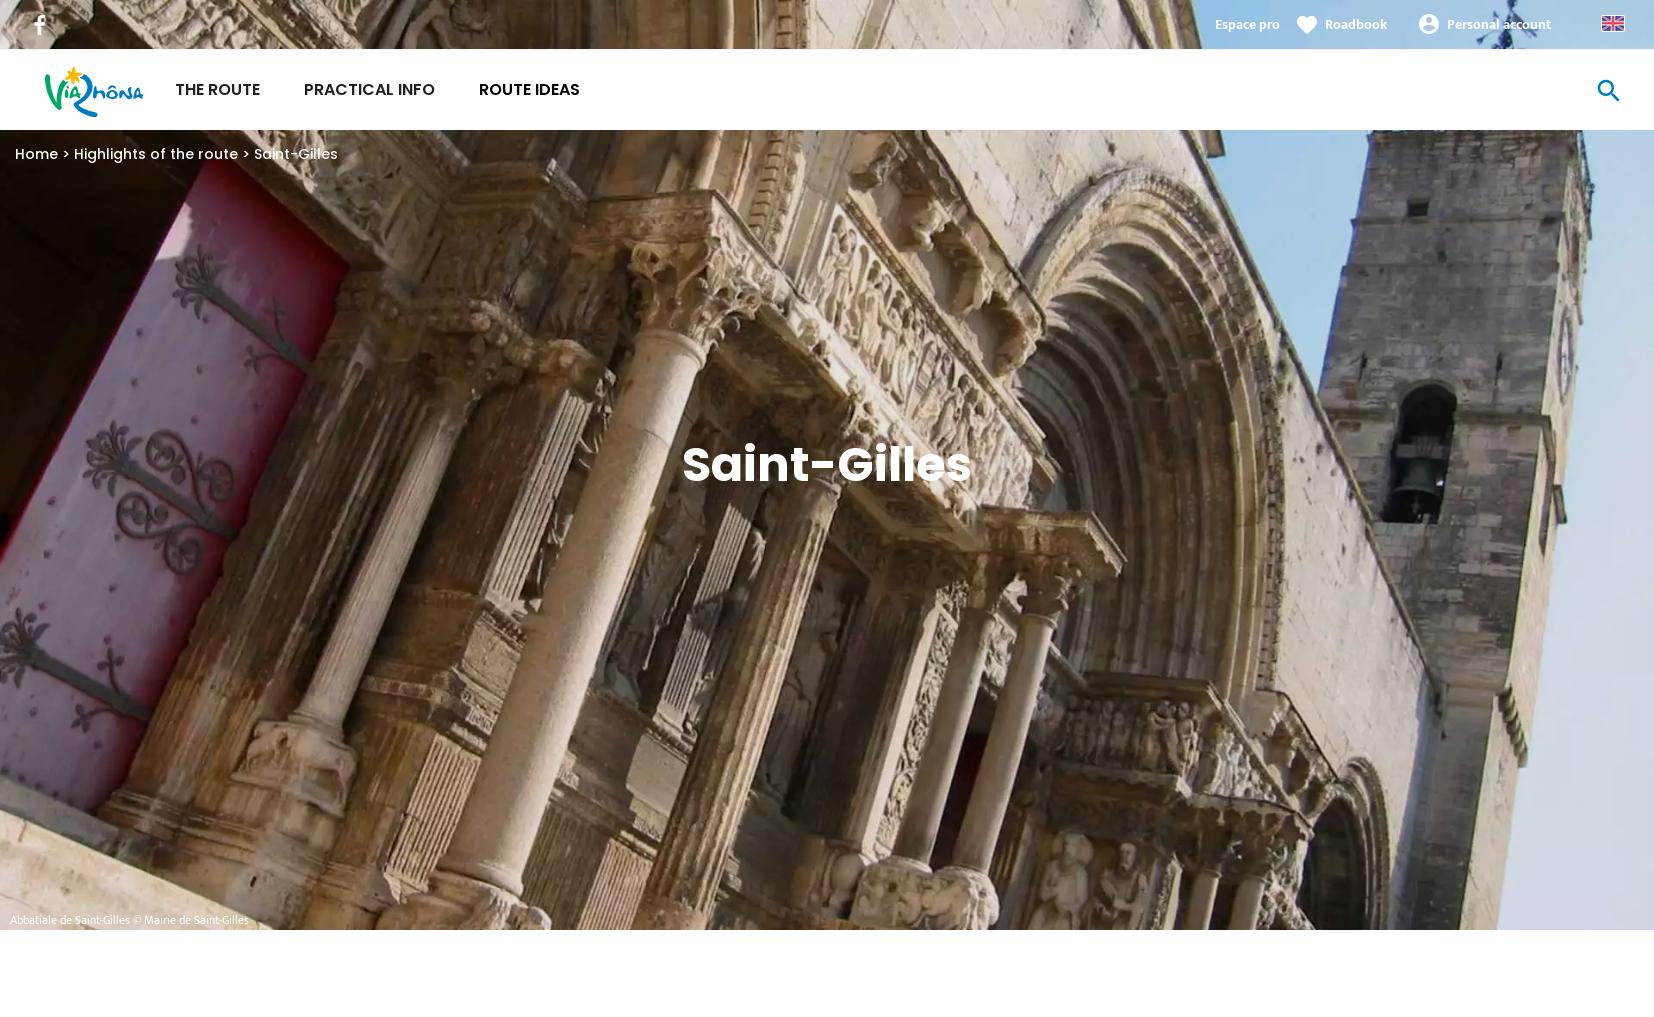 The image size is (1654, 1017). Describe the element at coordinates (1214, 23) in the screenshot. I see `'Espace pro'` at that location.